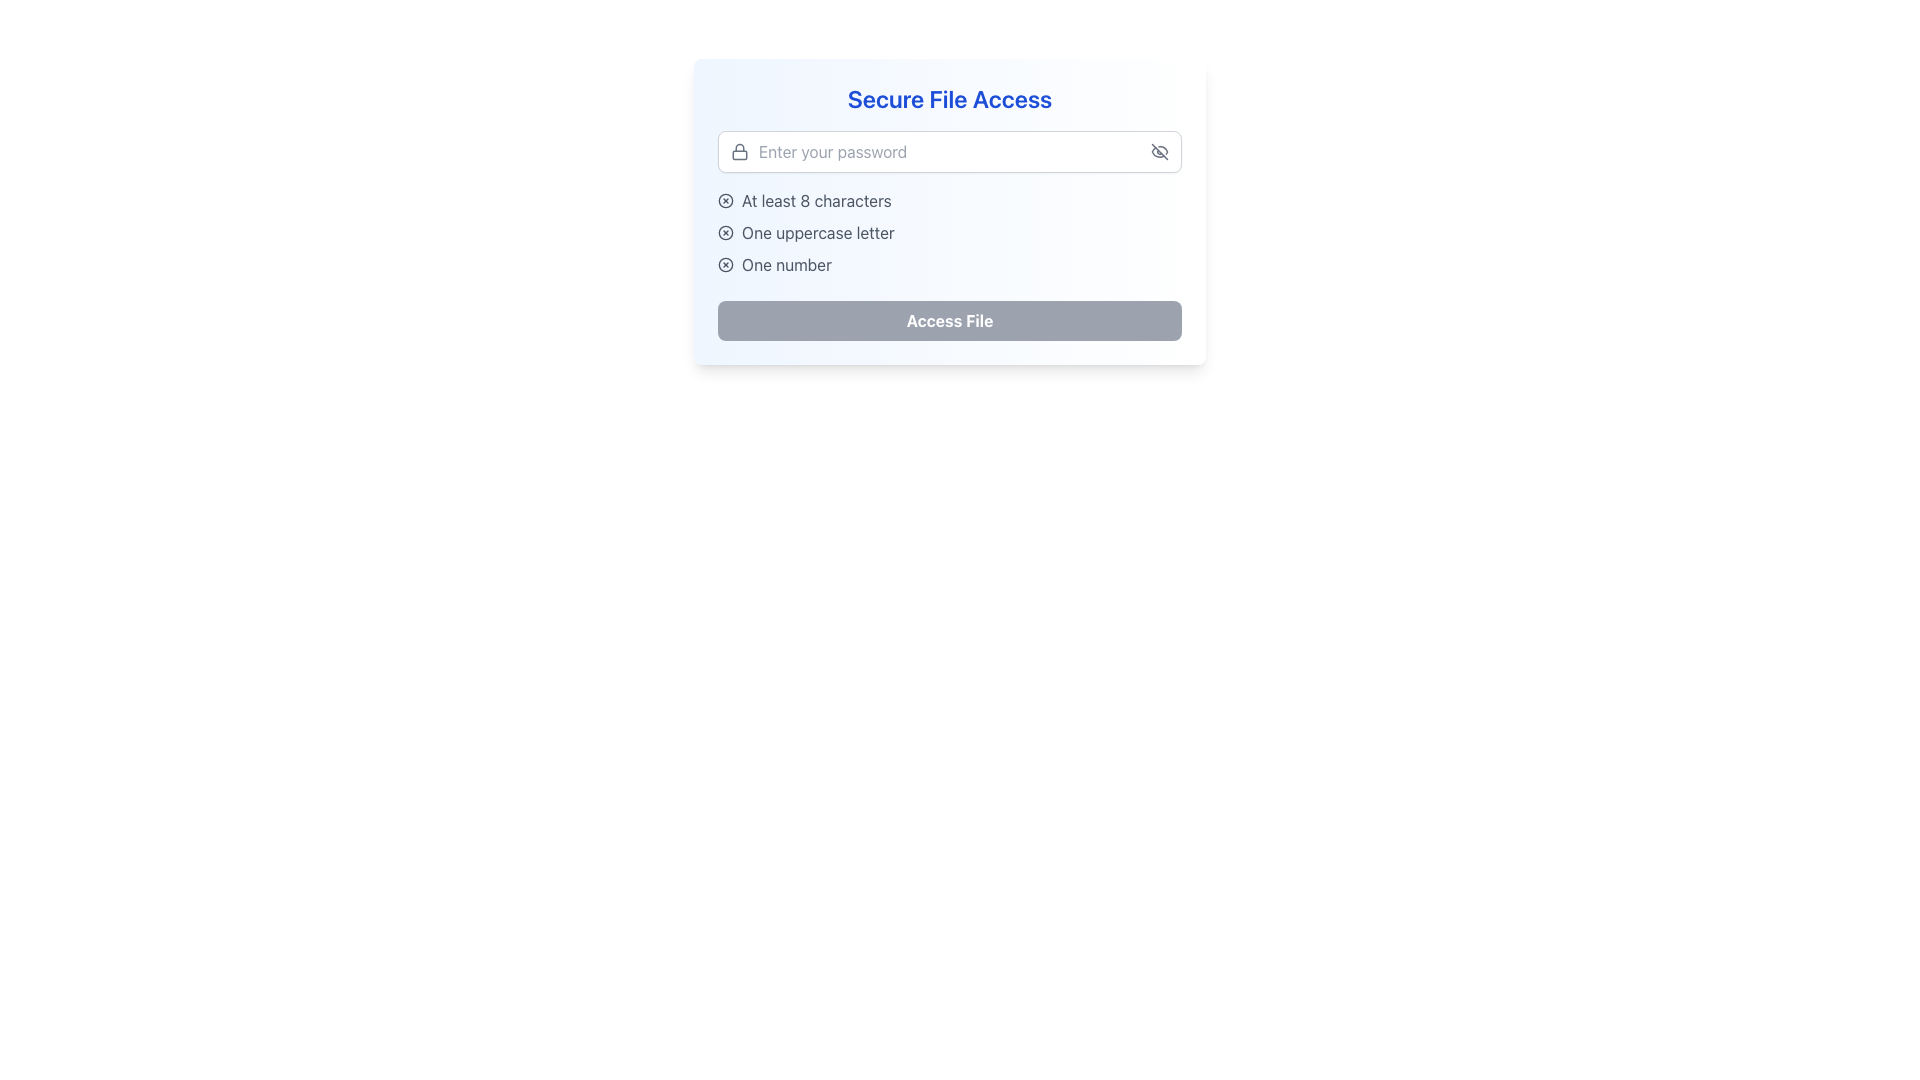 This screenshot has width=1920, height=1080. Describe the element at coordinates (949, 319) in the screenshot. I see `the Disabled Button located beneath the password instructions in the 'Secure File Access' section` at that location.